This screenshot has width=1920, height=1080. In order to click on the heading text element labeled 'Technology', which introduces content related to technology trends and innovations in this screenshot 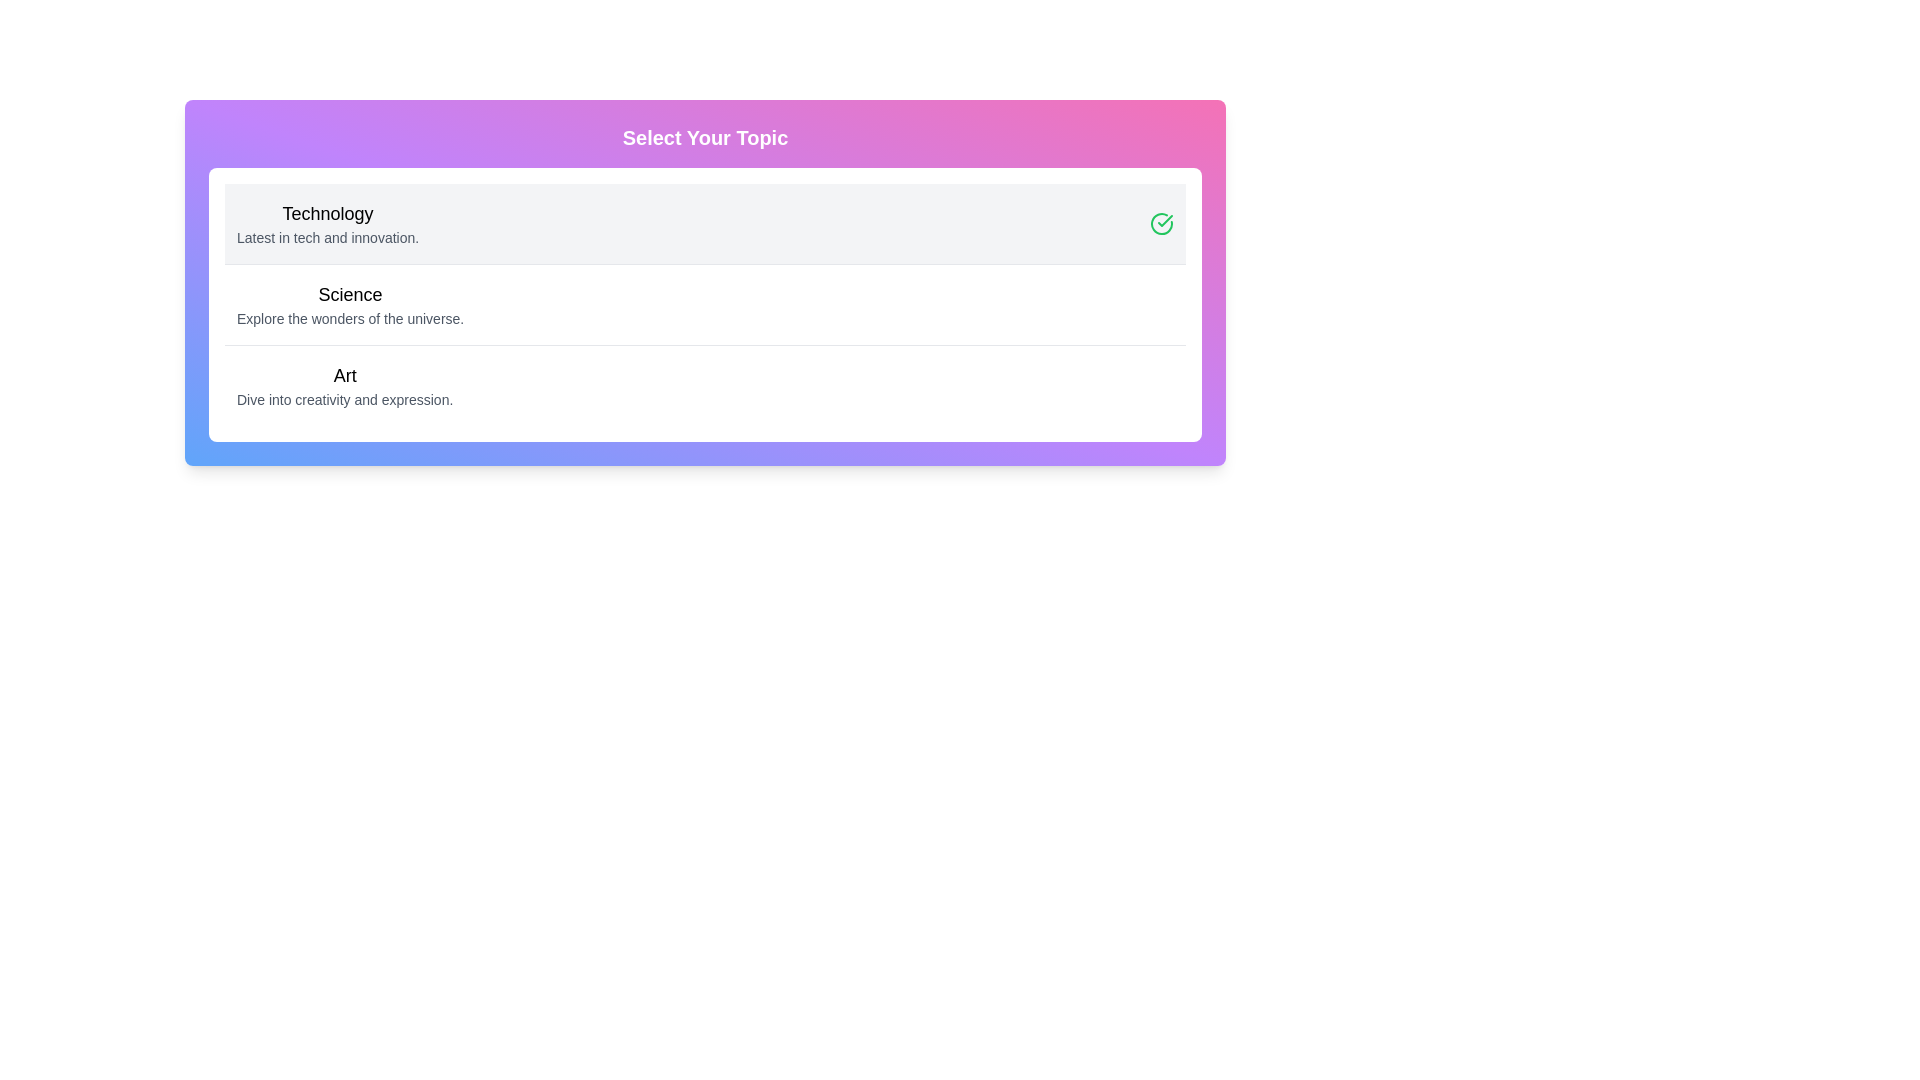, I will do `click(328, 213)`.